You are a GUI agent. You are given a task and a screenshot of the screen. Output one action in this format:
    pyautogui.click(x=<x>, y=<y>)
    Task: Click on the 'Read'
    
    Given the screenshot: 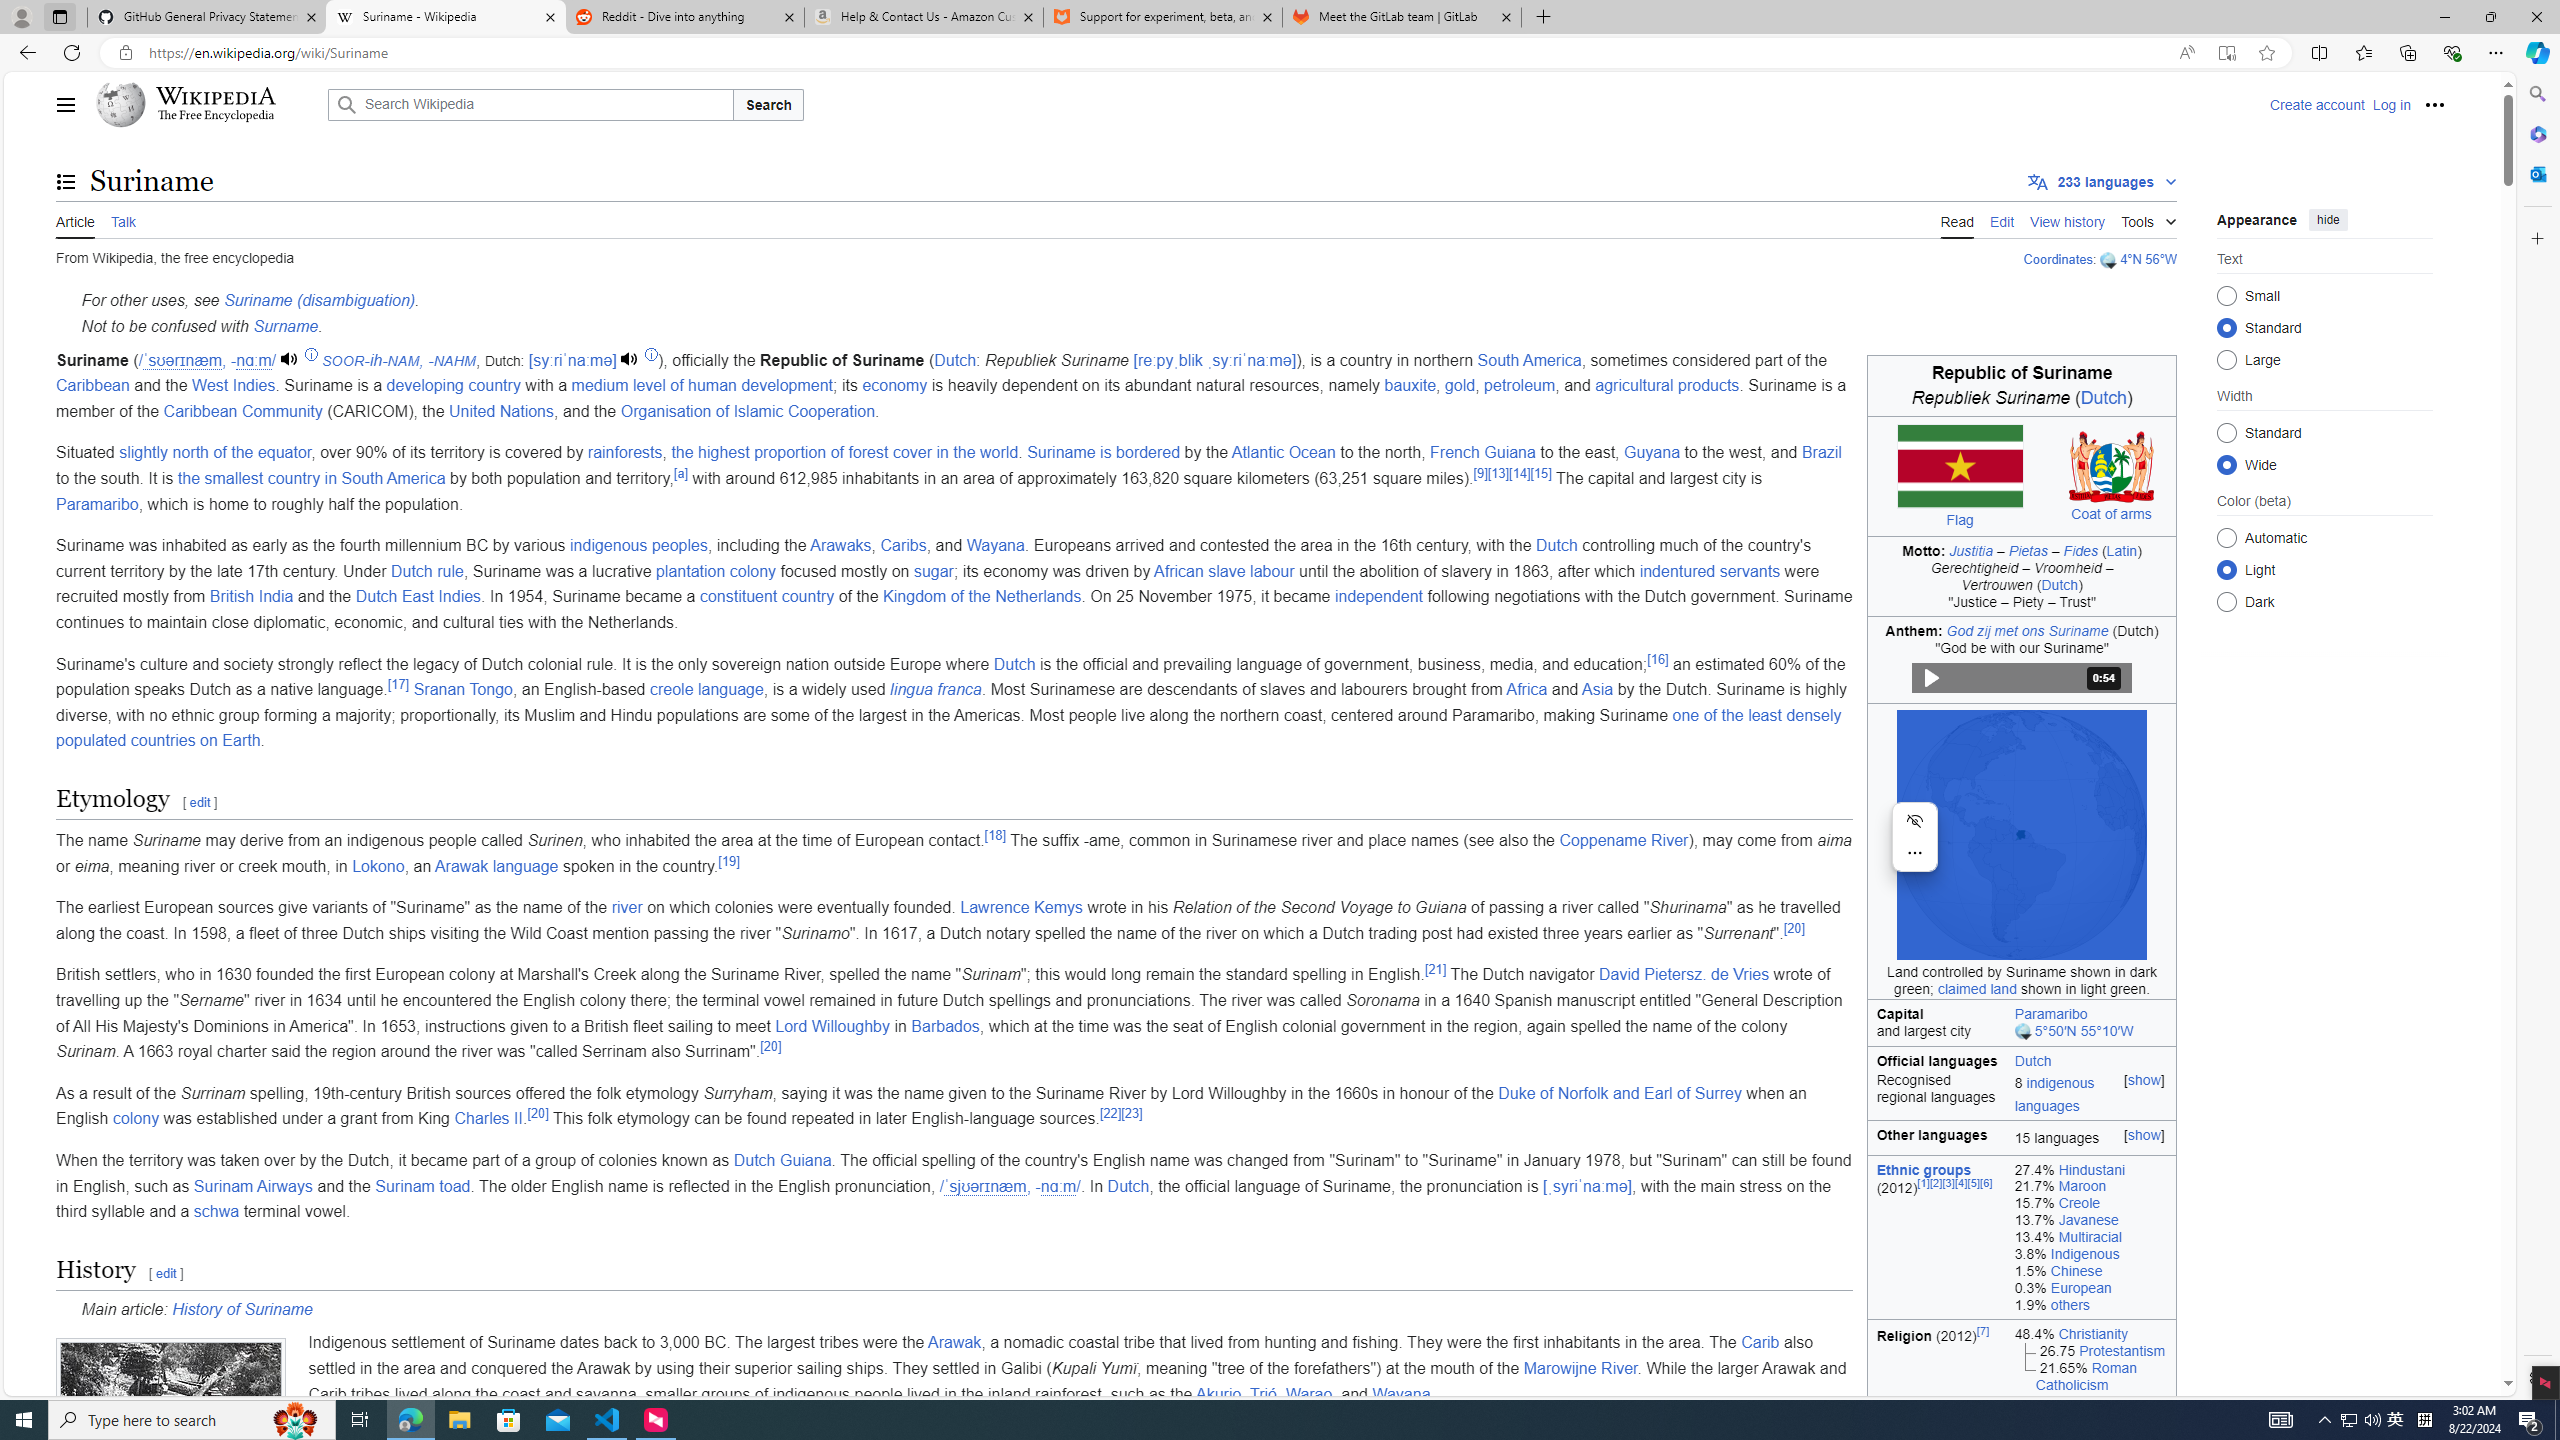 What is the action you would take?
    pyautogui.click(x=1956, y=219)
    